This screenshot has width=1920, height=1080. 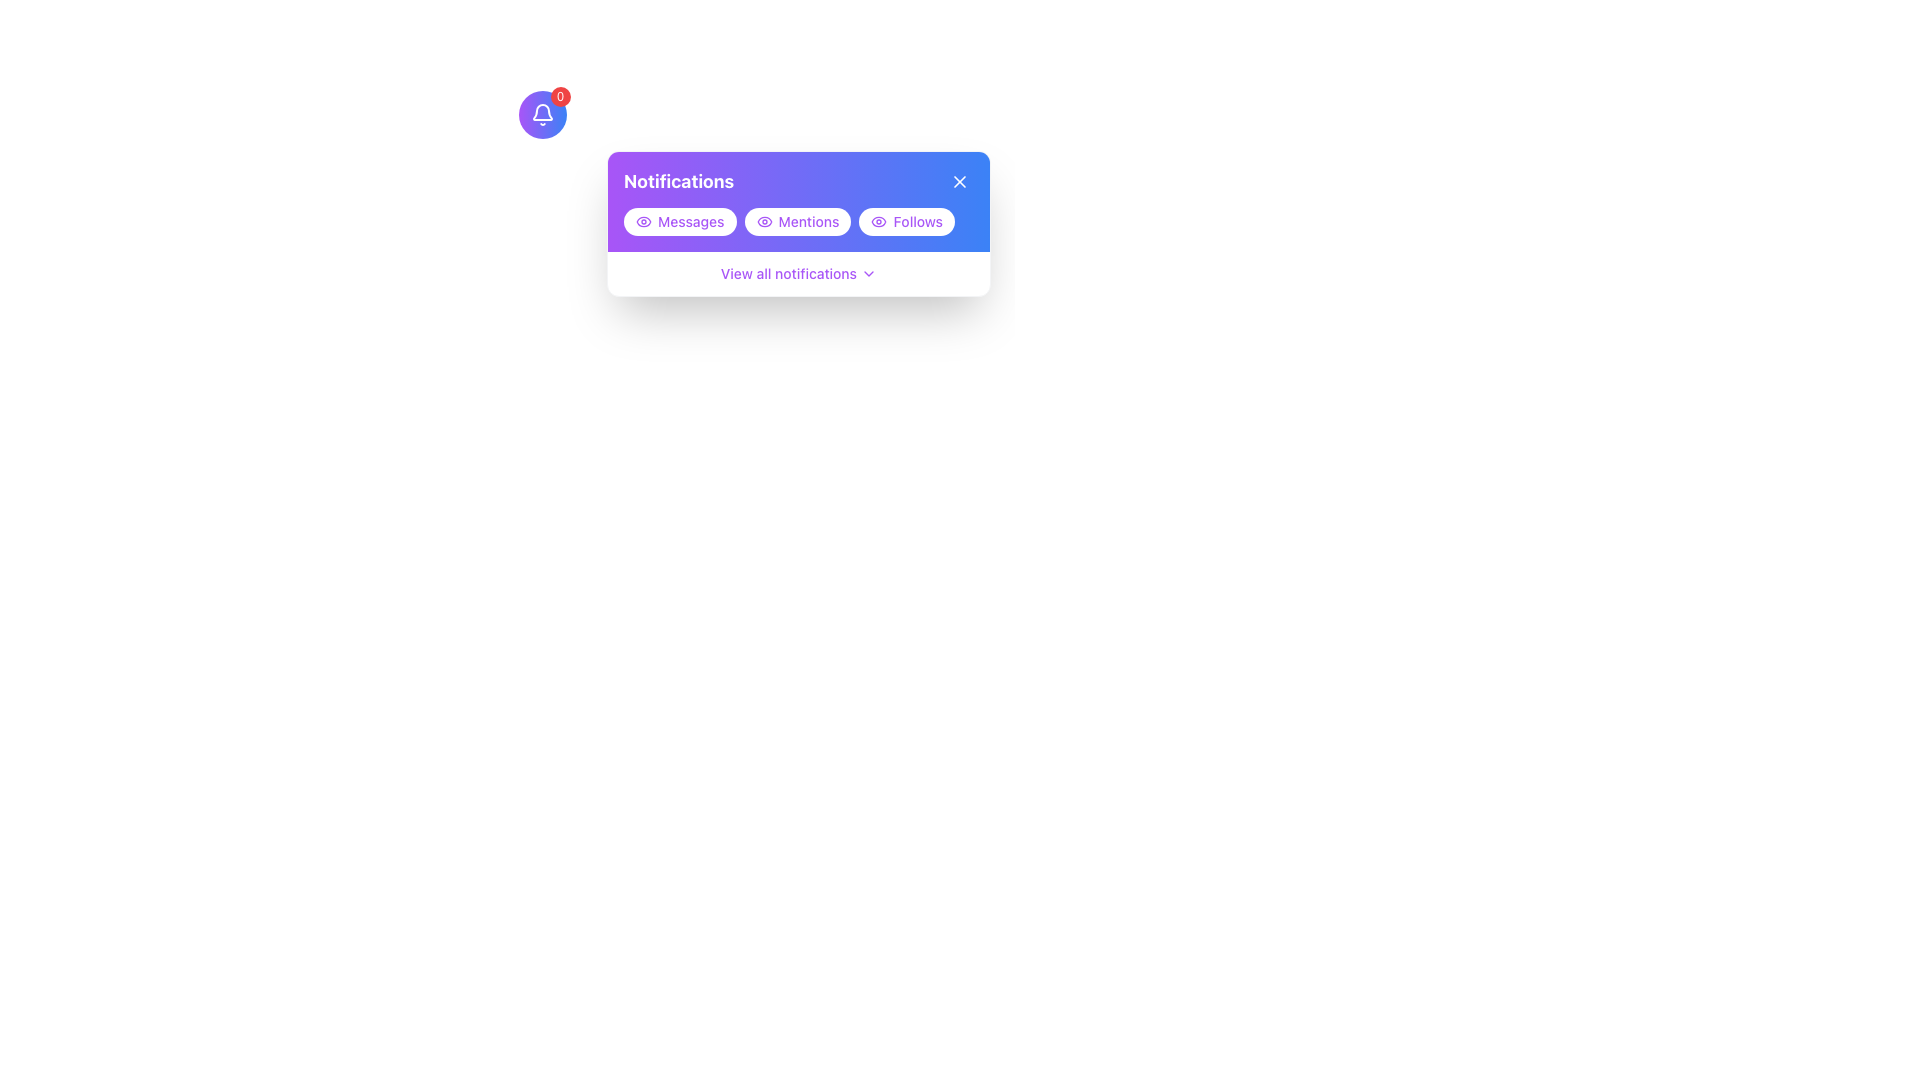 I want to click on the 'X' icon located in the top-right corner of the notification panel, so click(x=960, y=181).